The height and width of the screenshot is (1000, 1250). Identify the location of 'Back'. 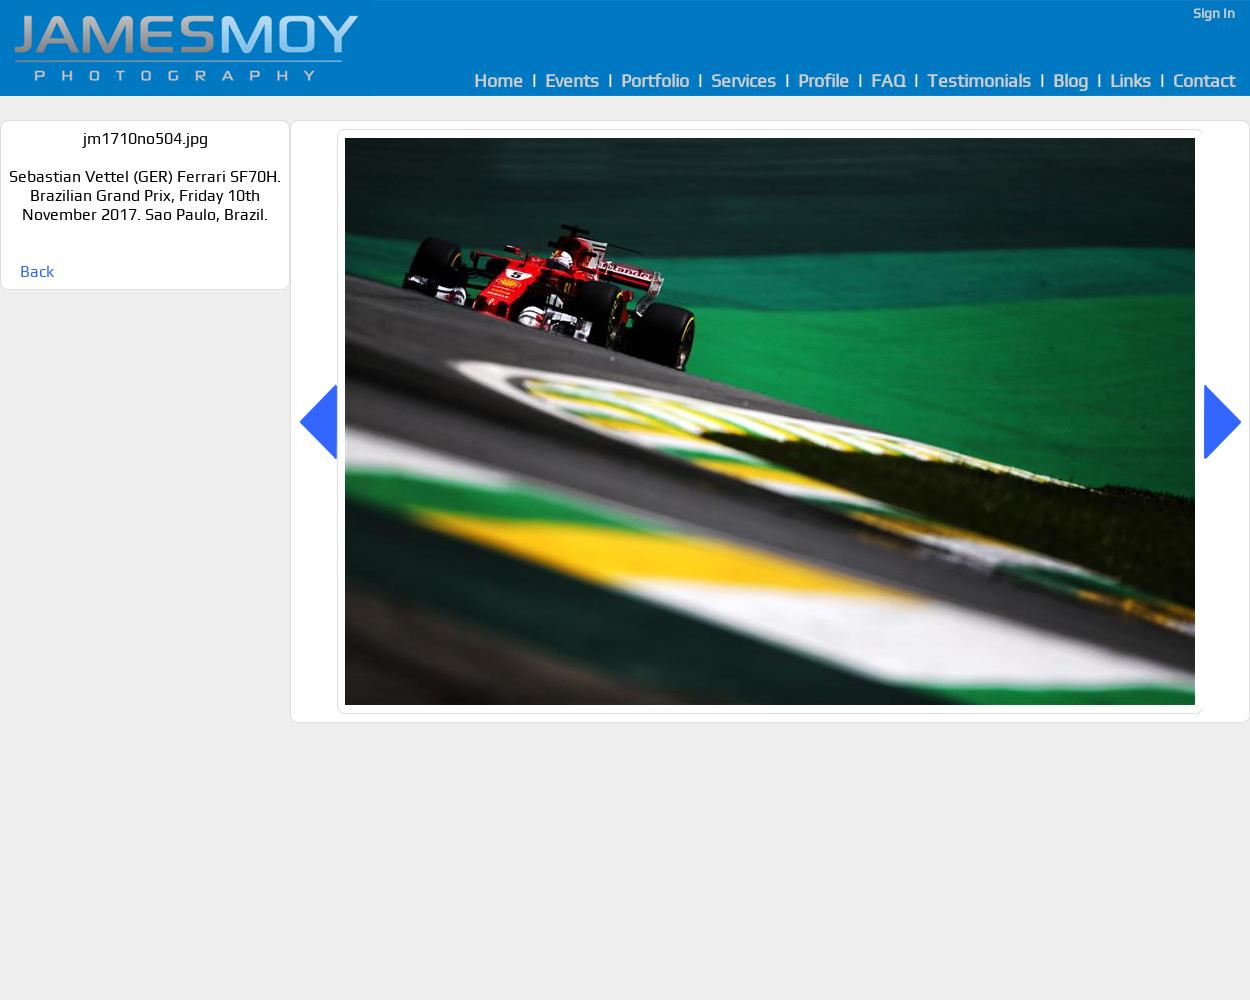
(20, 271).